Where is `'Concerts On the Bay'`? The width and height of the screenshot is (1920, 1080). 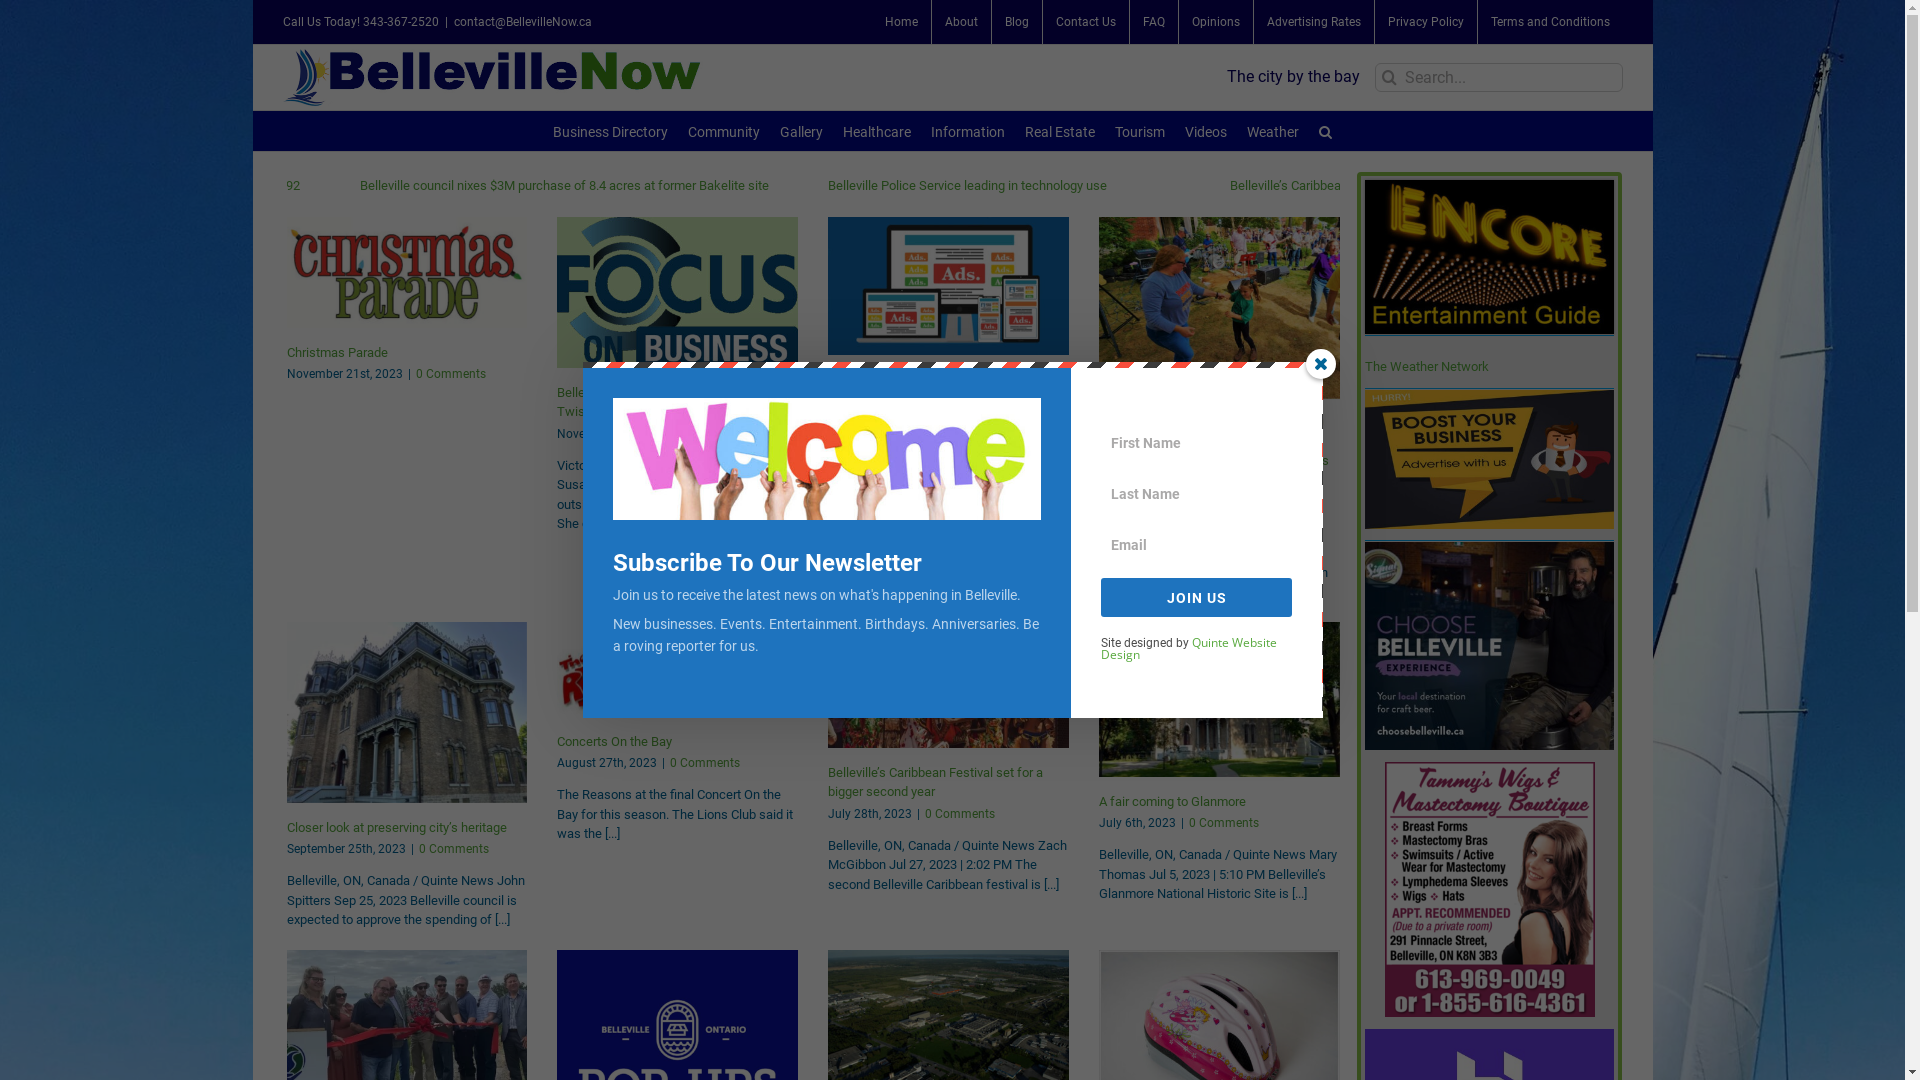
'Concerts On the Bay' is located at coordinates (613, 741).